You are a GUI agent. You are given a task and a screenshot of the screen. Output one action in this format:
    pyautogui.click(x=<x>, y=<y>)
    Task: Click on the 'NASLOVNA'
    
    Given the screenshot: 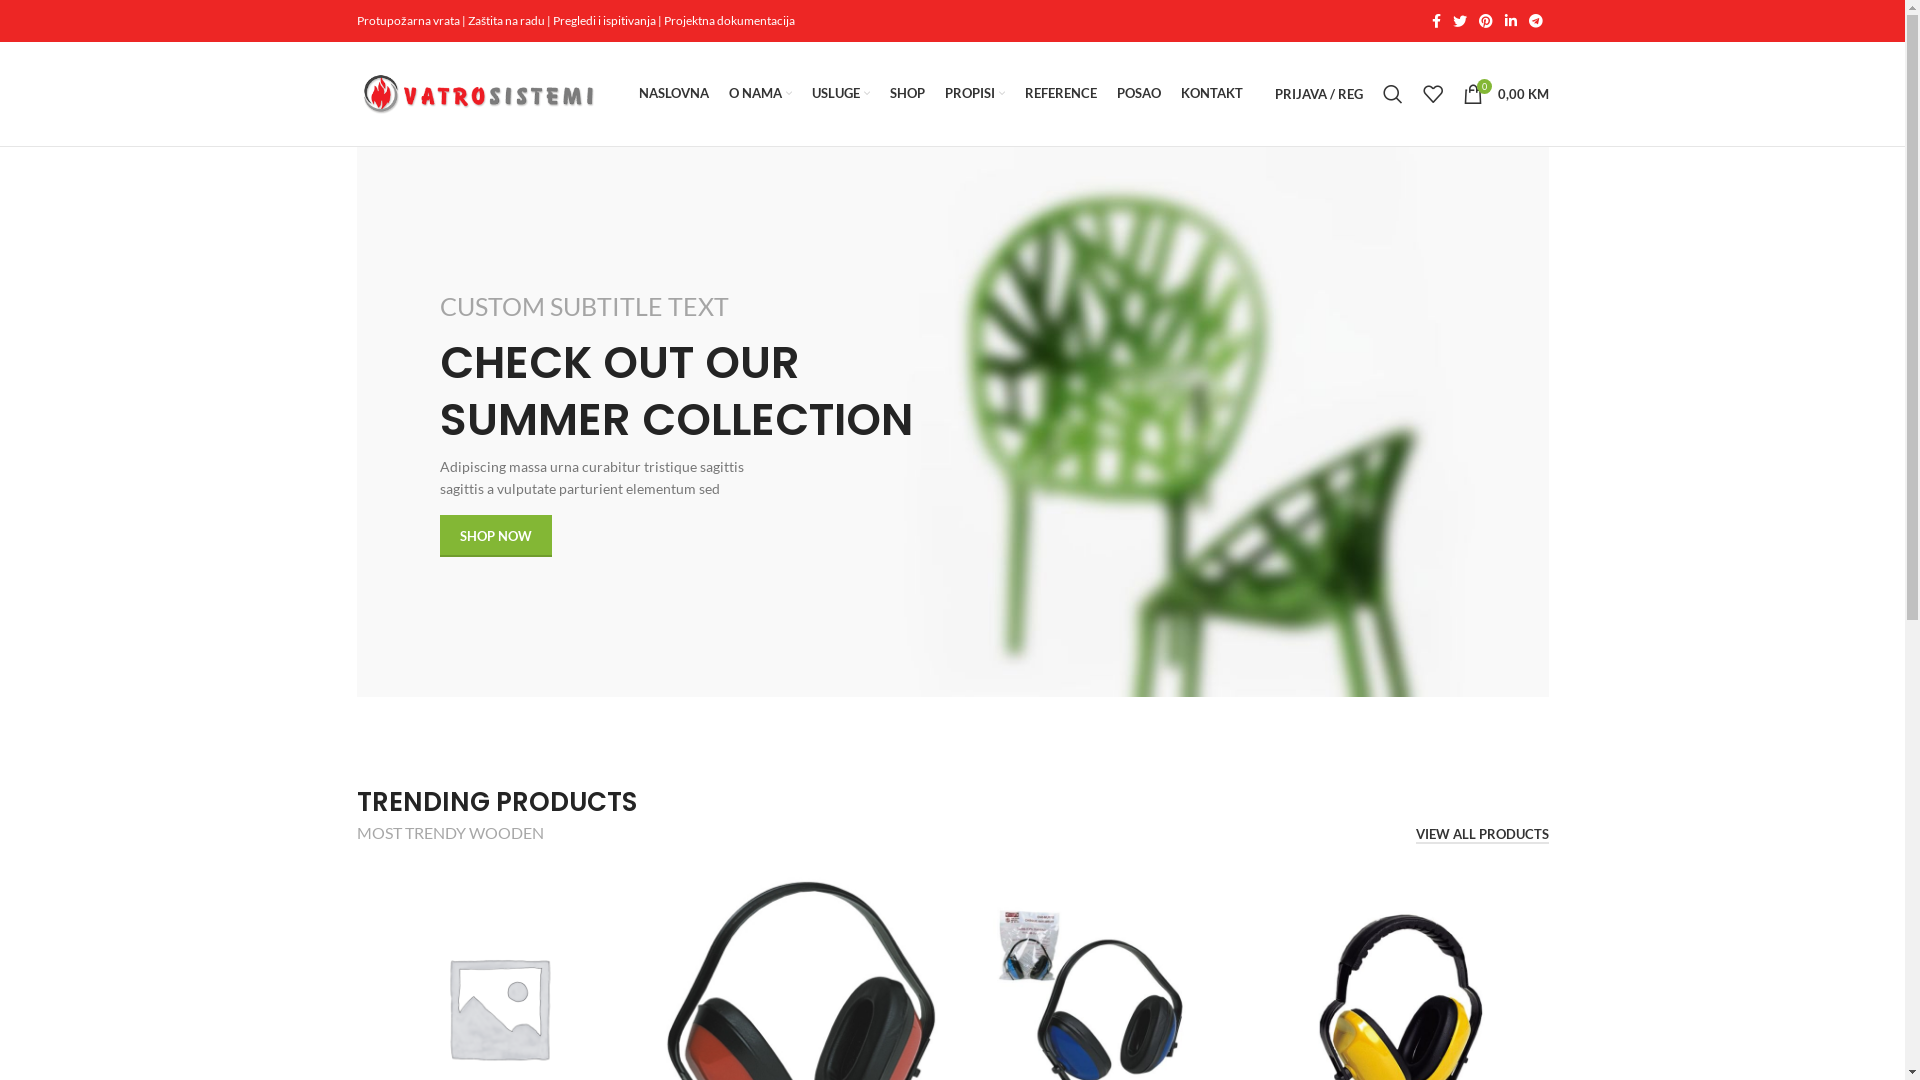 What is the action you would take?
    pyautogui.click(x=672, y=93)
    